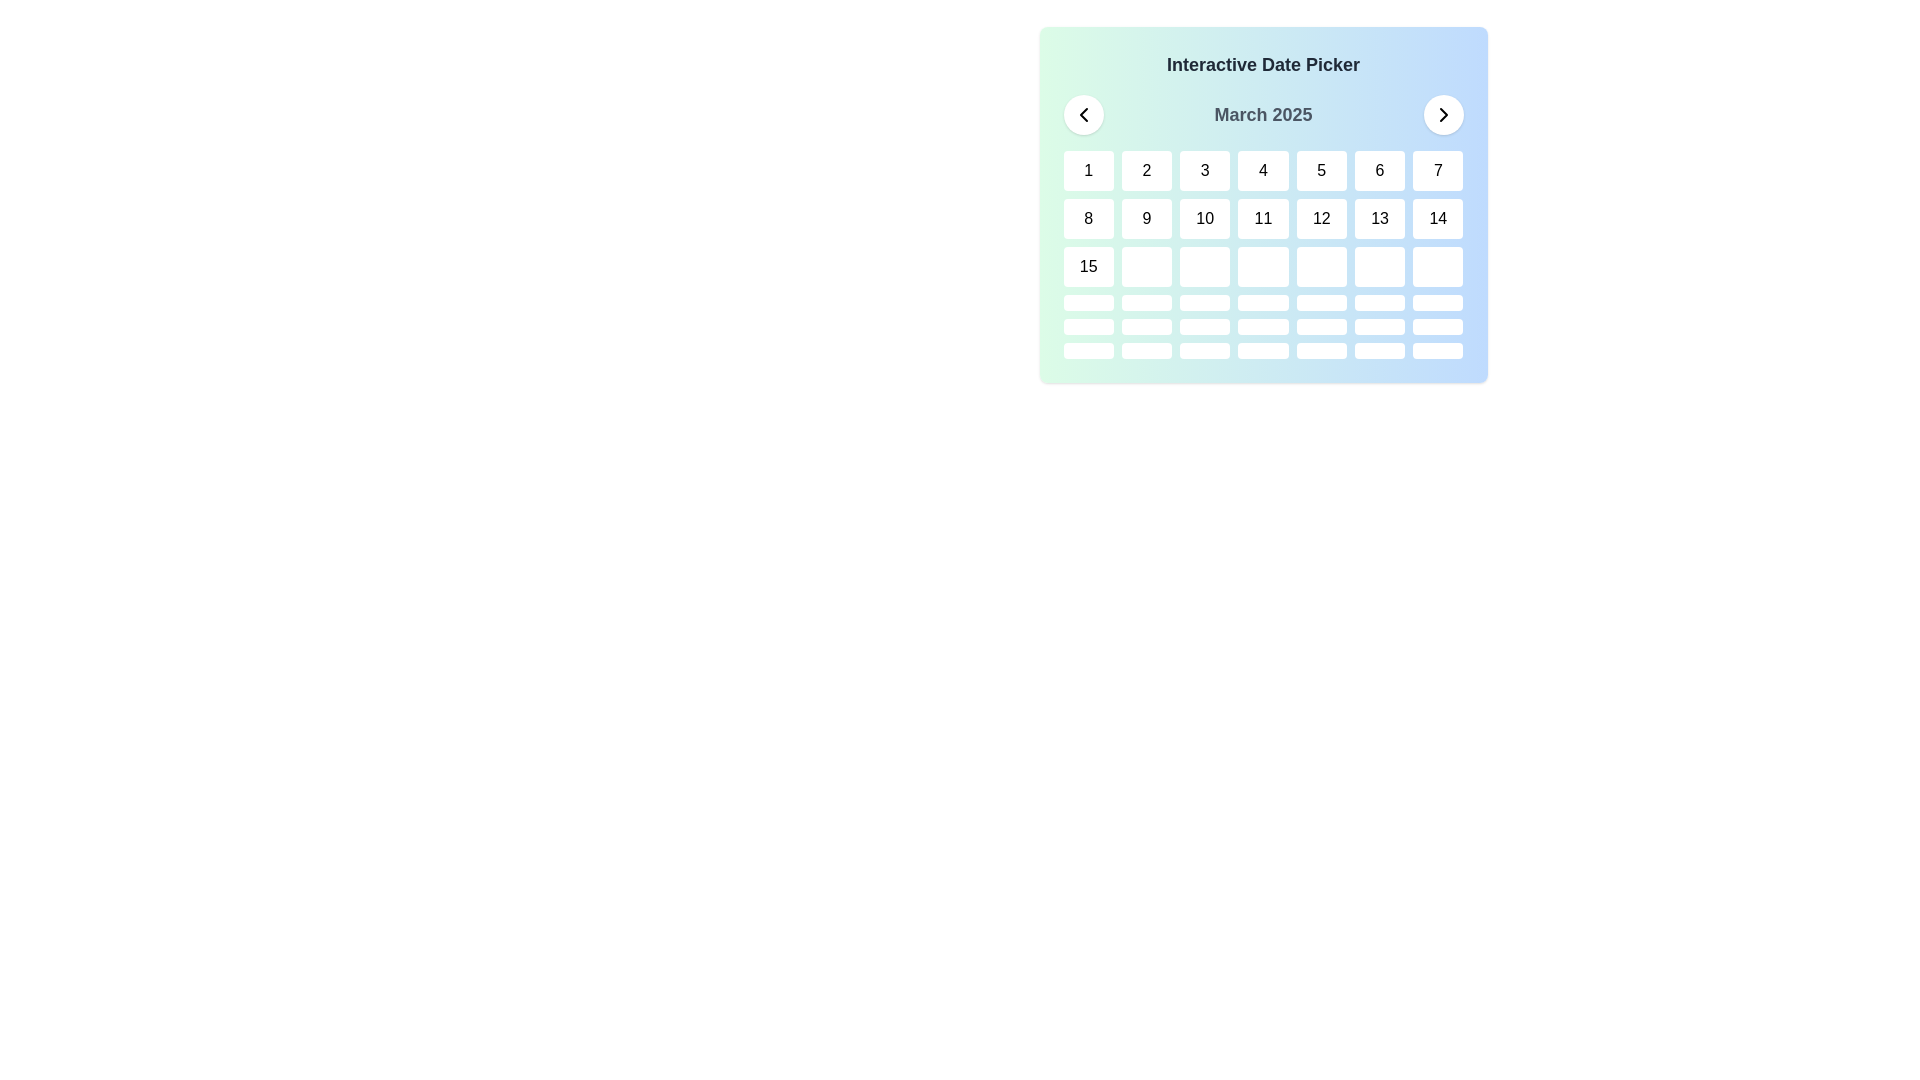 This screenshot has height=1080, width=1920. I want to click on the rounded rectangular button with a white background containing the number '2', so click(1147, 169).